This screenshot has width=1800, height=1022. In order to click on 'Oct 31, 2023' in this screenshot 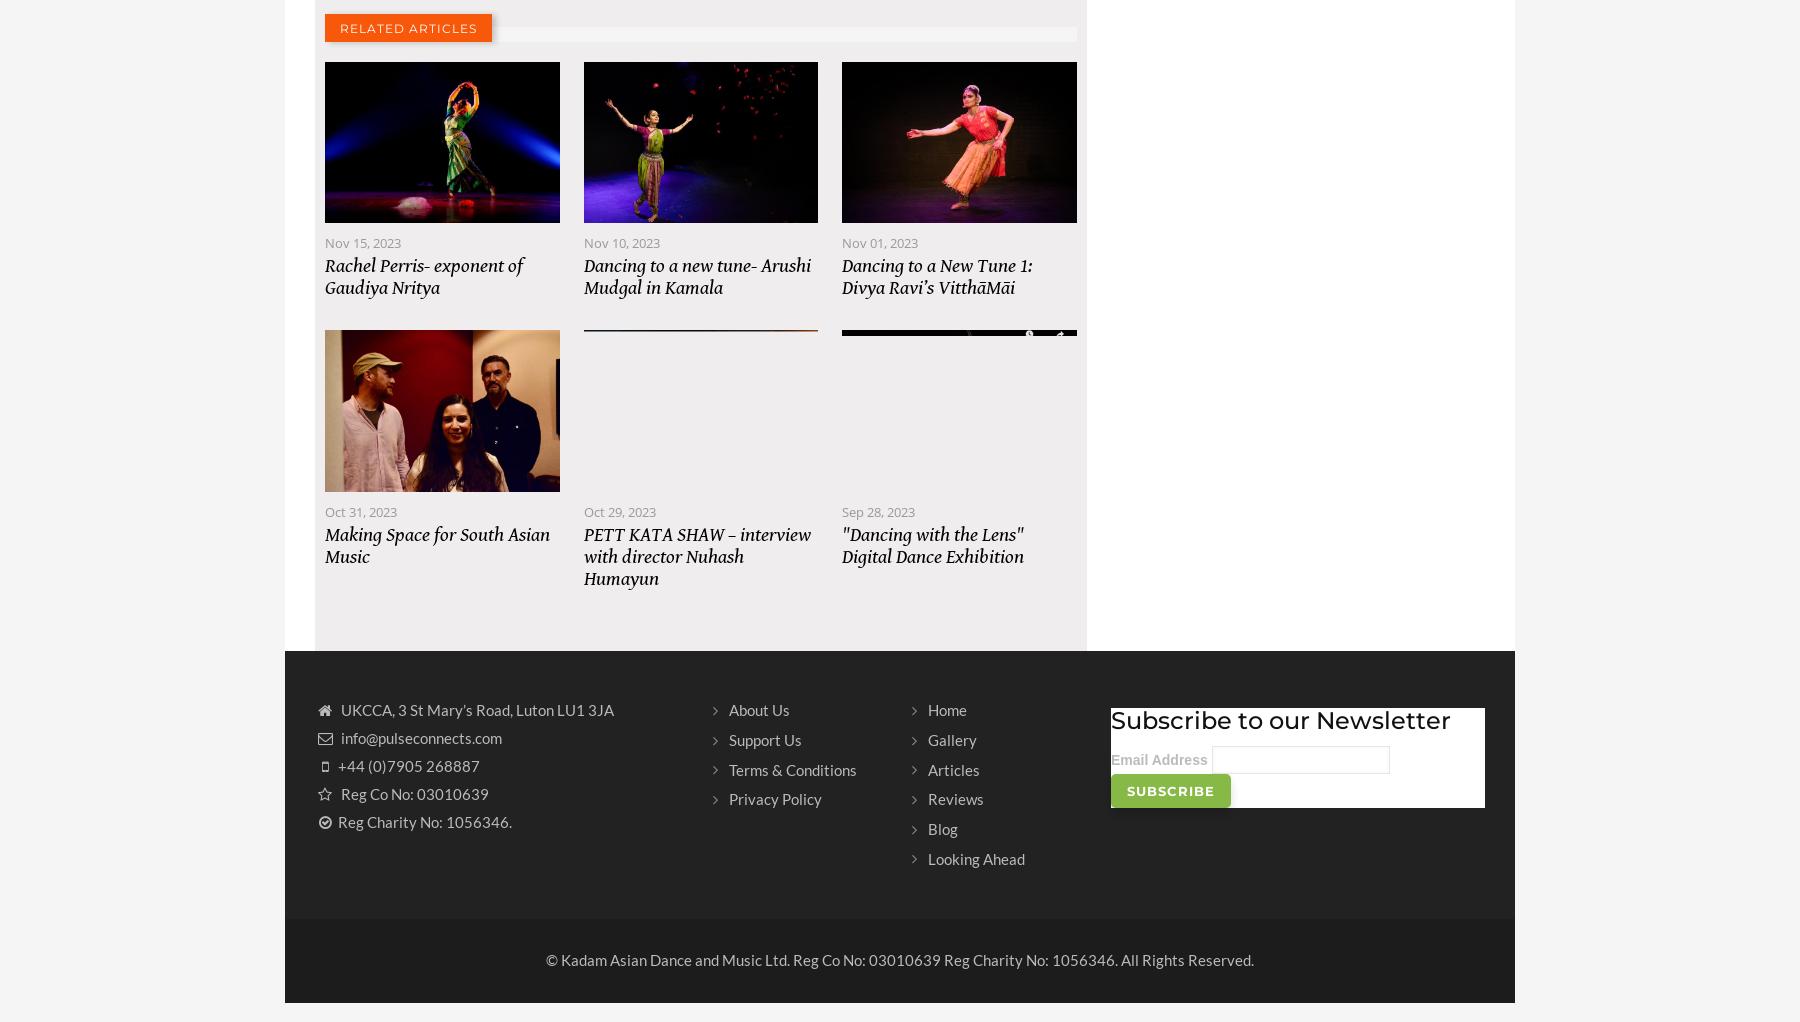, I will do `click(361, 529)`.